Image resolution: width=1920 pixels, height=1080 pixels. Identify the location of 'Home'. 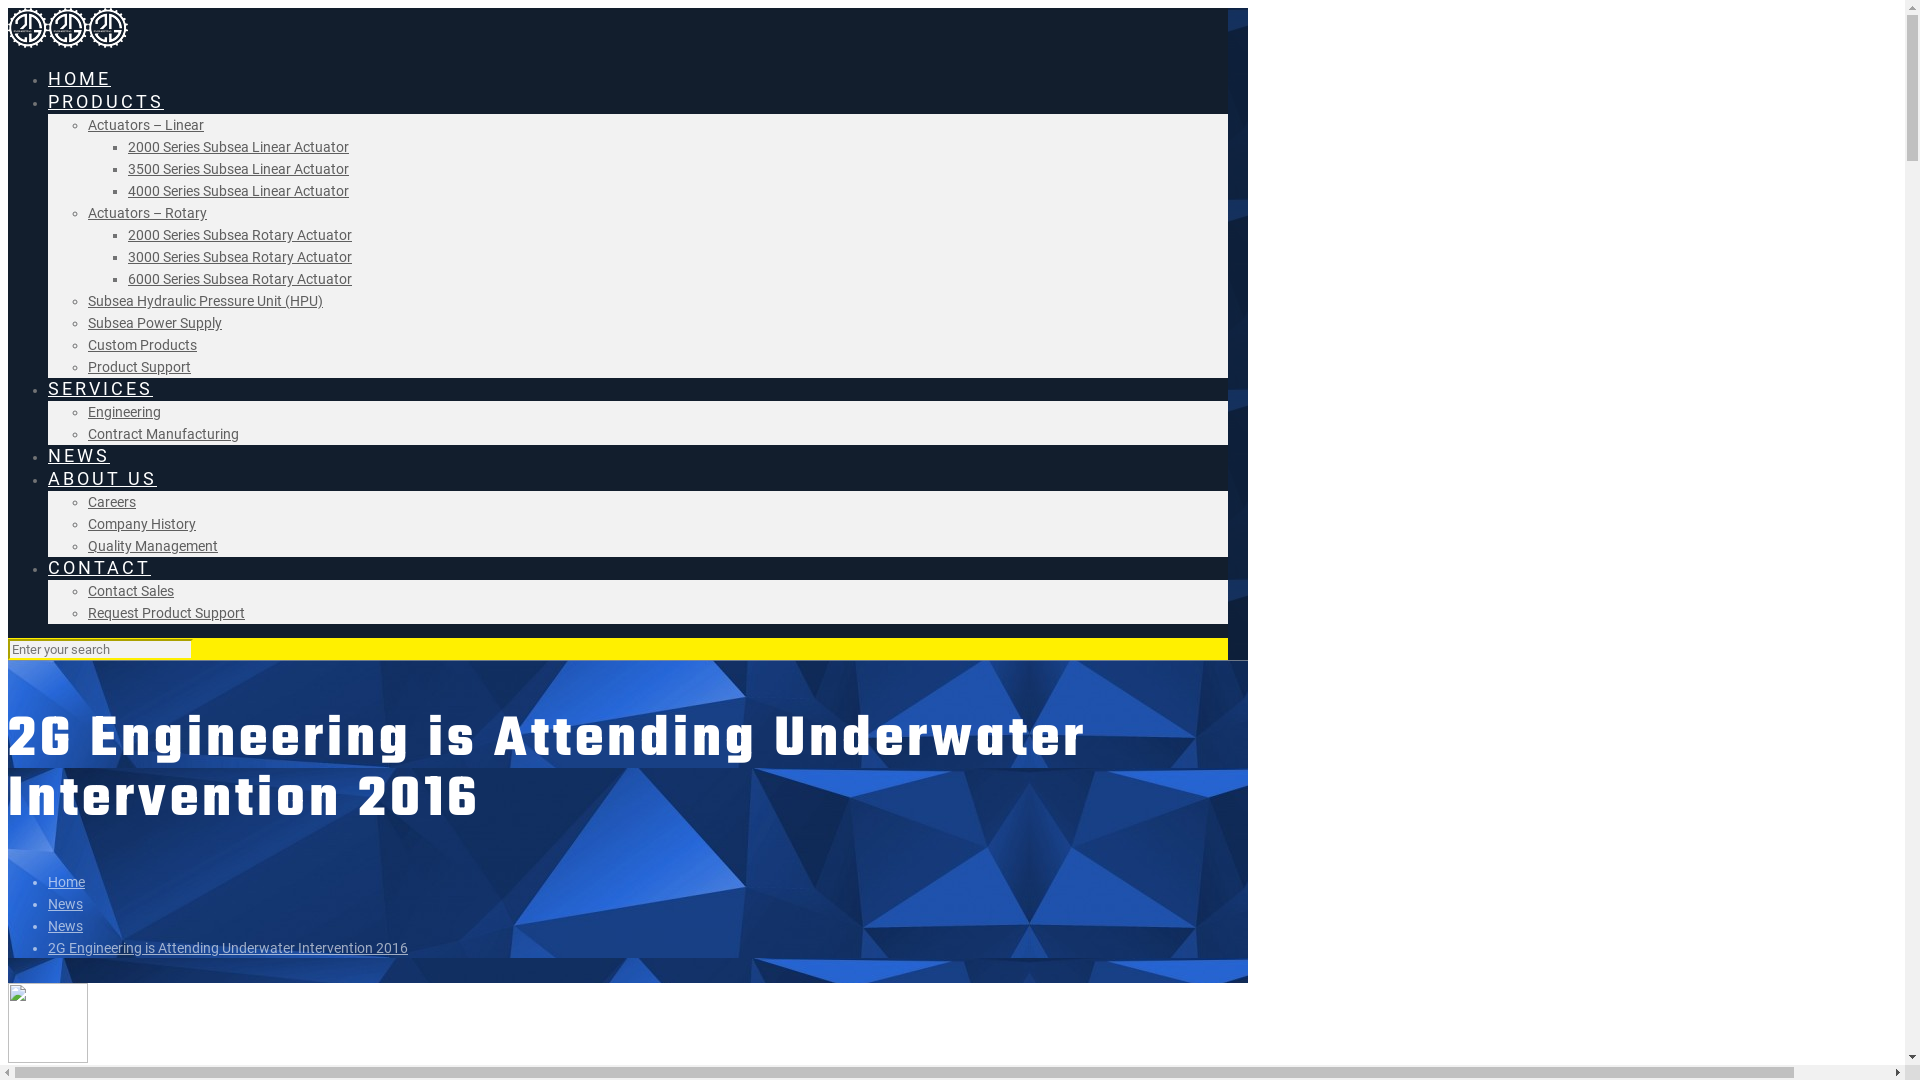
(66, 881).